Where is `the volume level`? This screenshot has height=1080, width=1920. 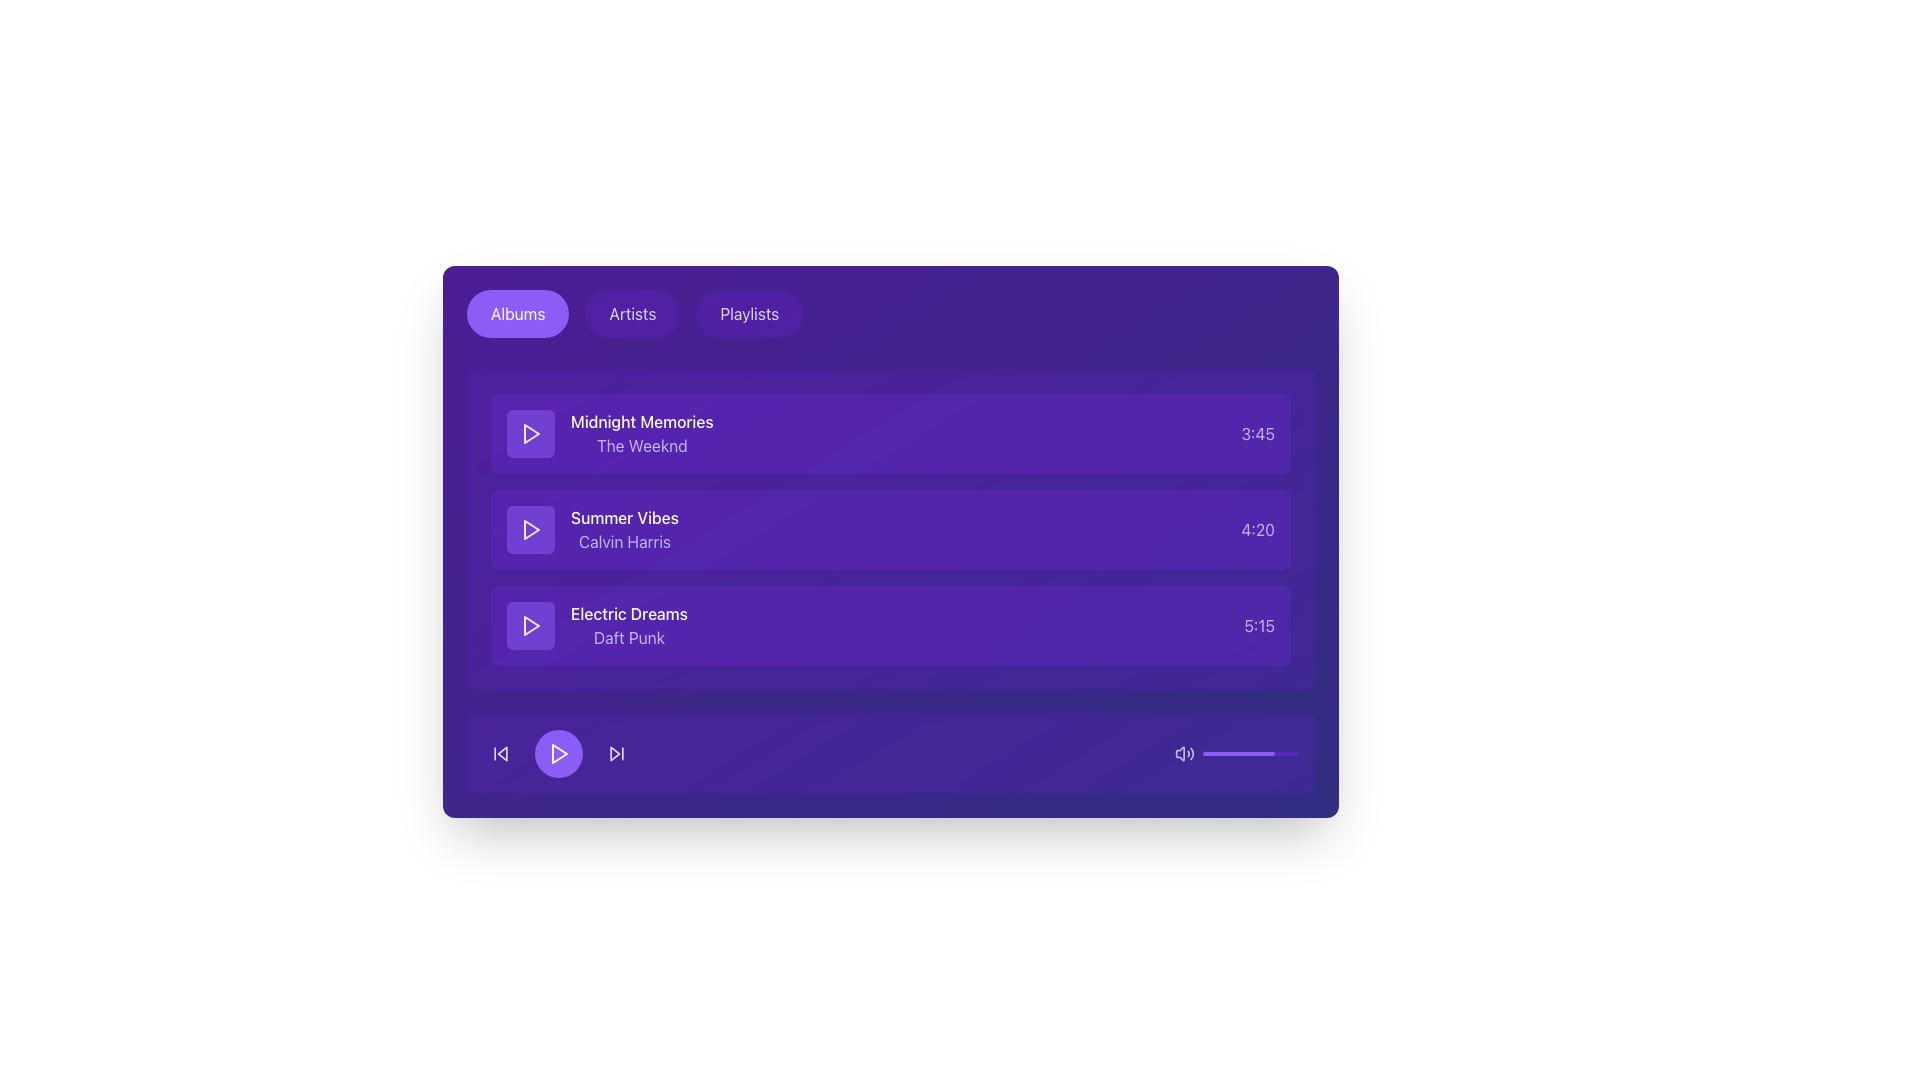
the volume level is located at coordinates (1218, 753).